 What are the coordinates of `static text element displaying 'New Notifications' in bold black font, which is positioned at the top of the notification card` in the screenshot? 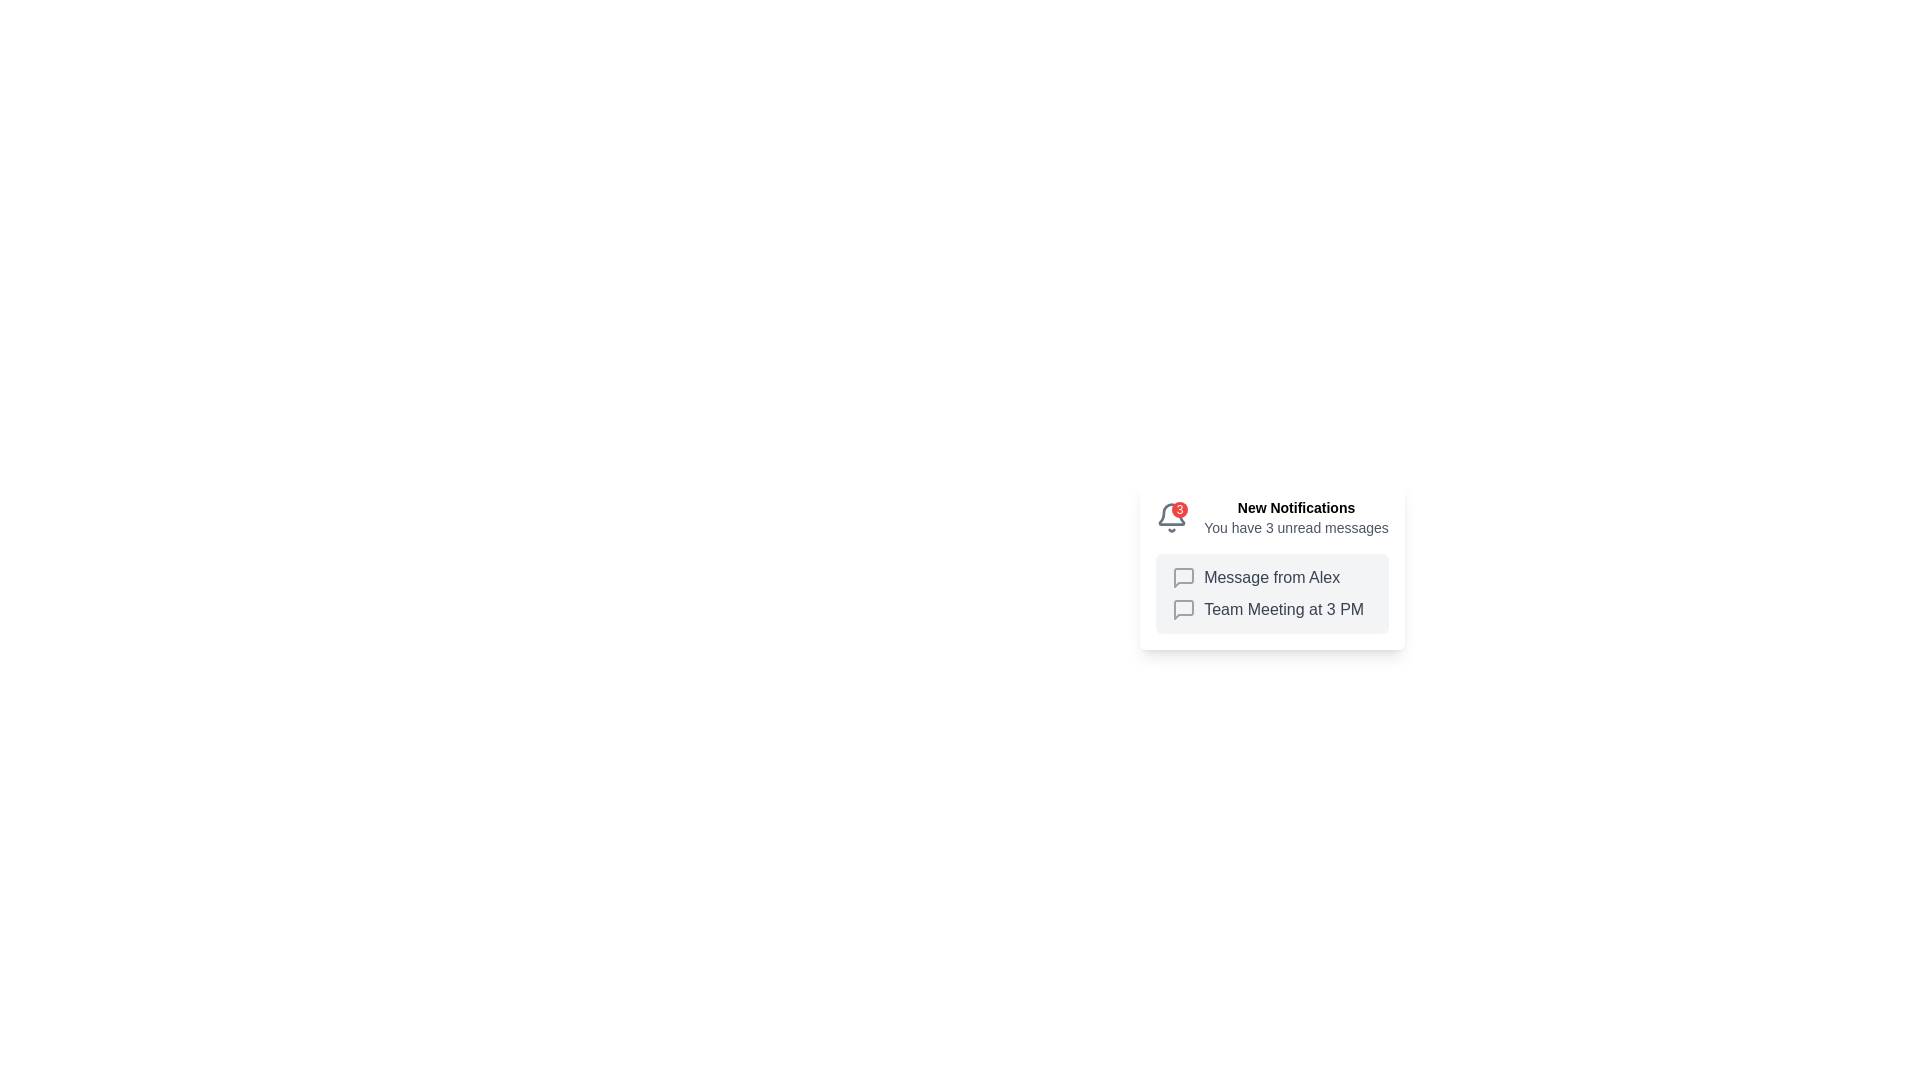 It's located at (1296, 507).